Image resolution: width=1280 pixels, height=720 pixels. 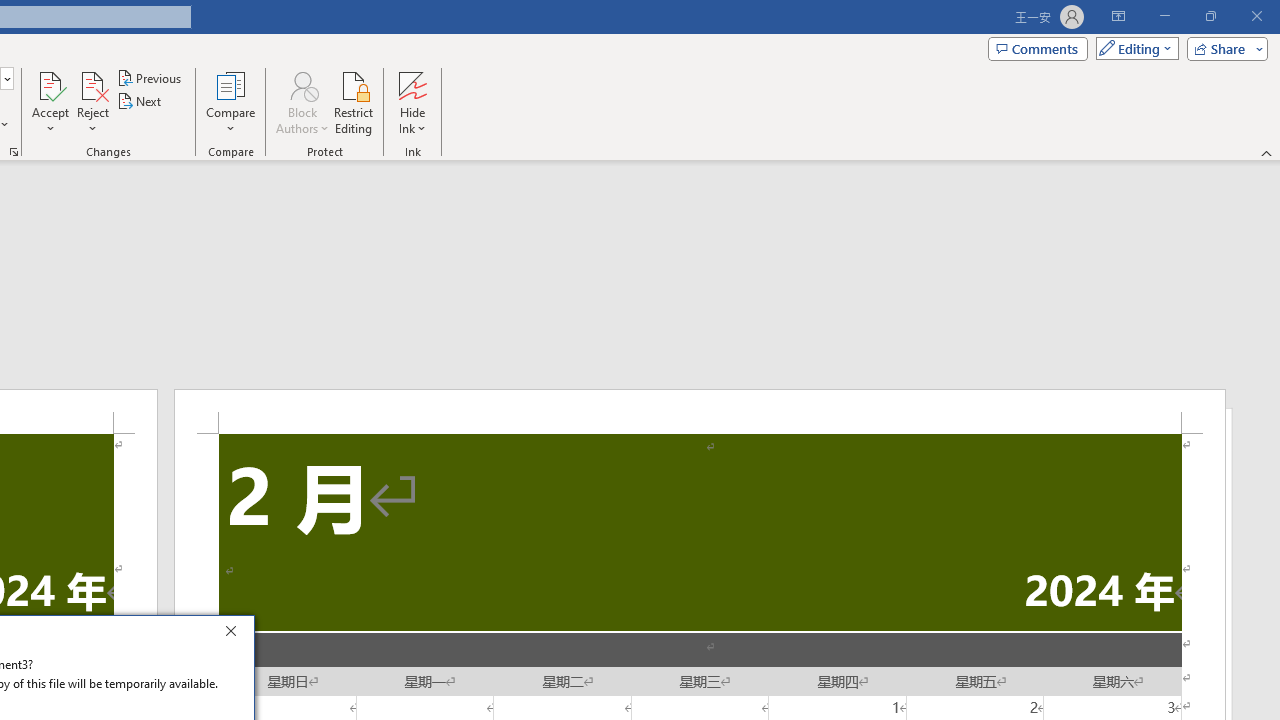 I want to click on 'Collapse the Ribbon', so click(x=1266, y=152).